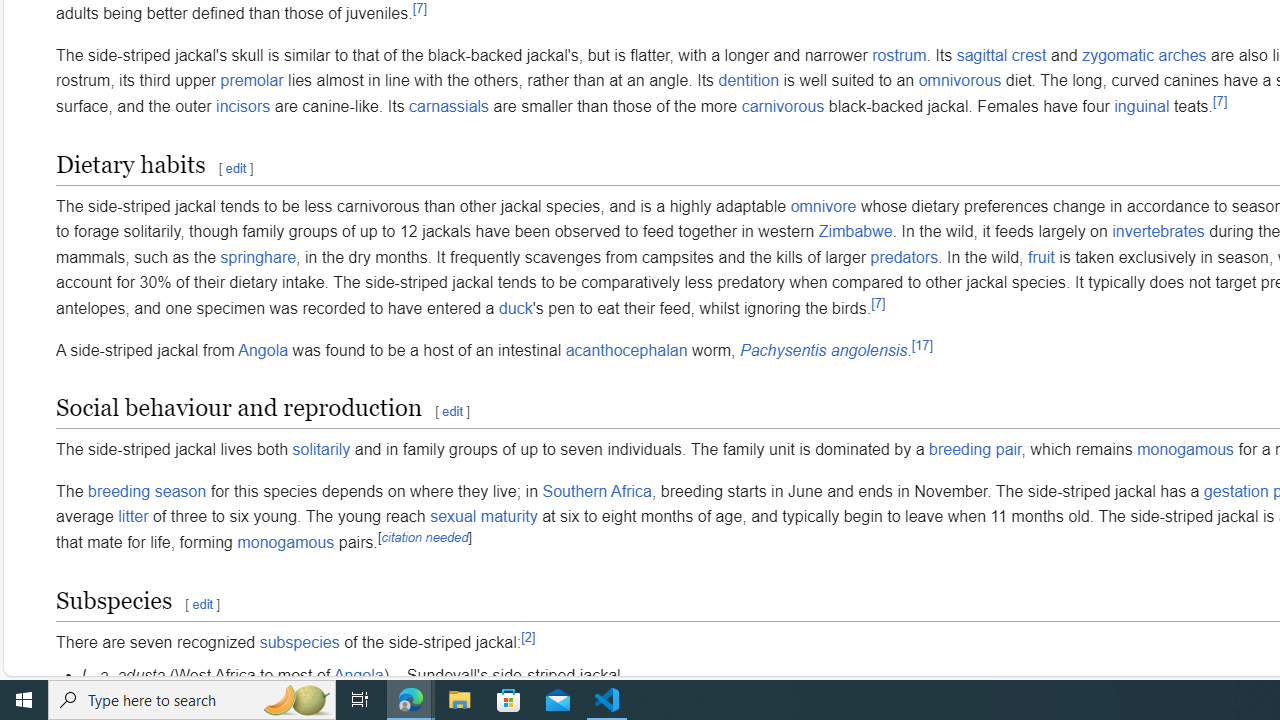 Image resolution: width=1280 pixels, height=720 pixels. What do you see at coordinates (298, 641) in the screenshot?
I see `'subspecies'` at bounding box center [298, 641].